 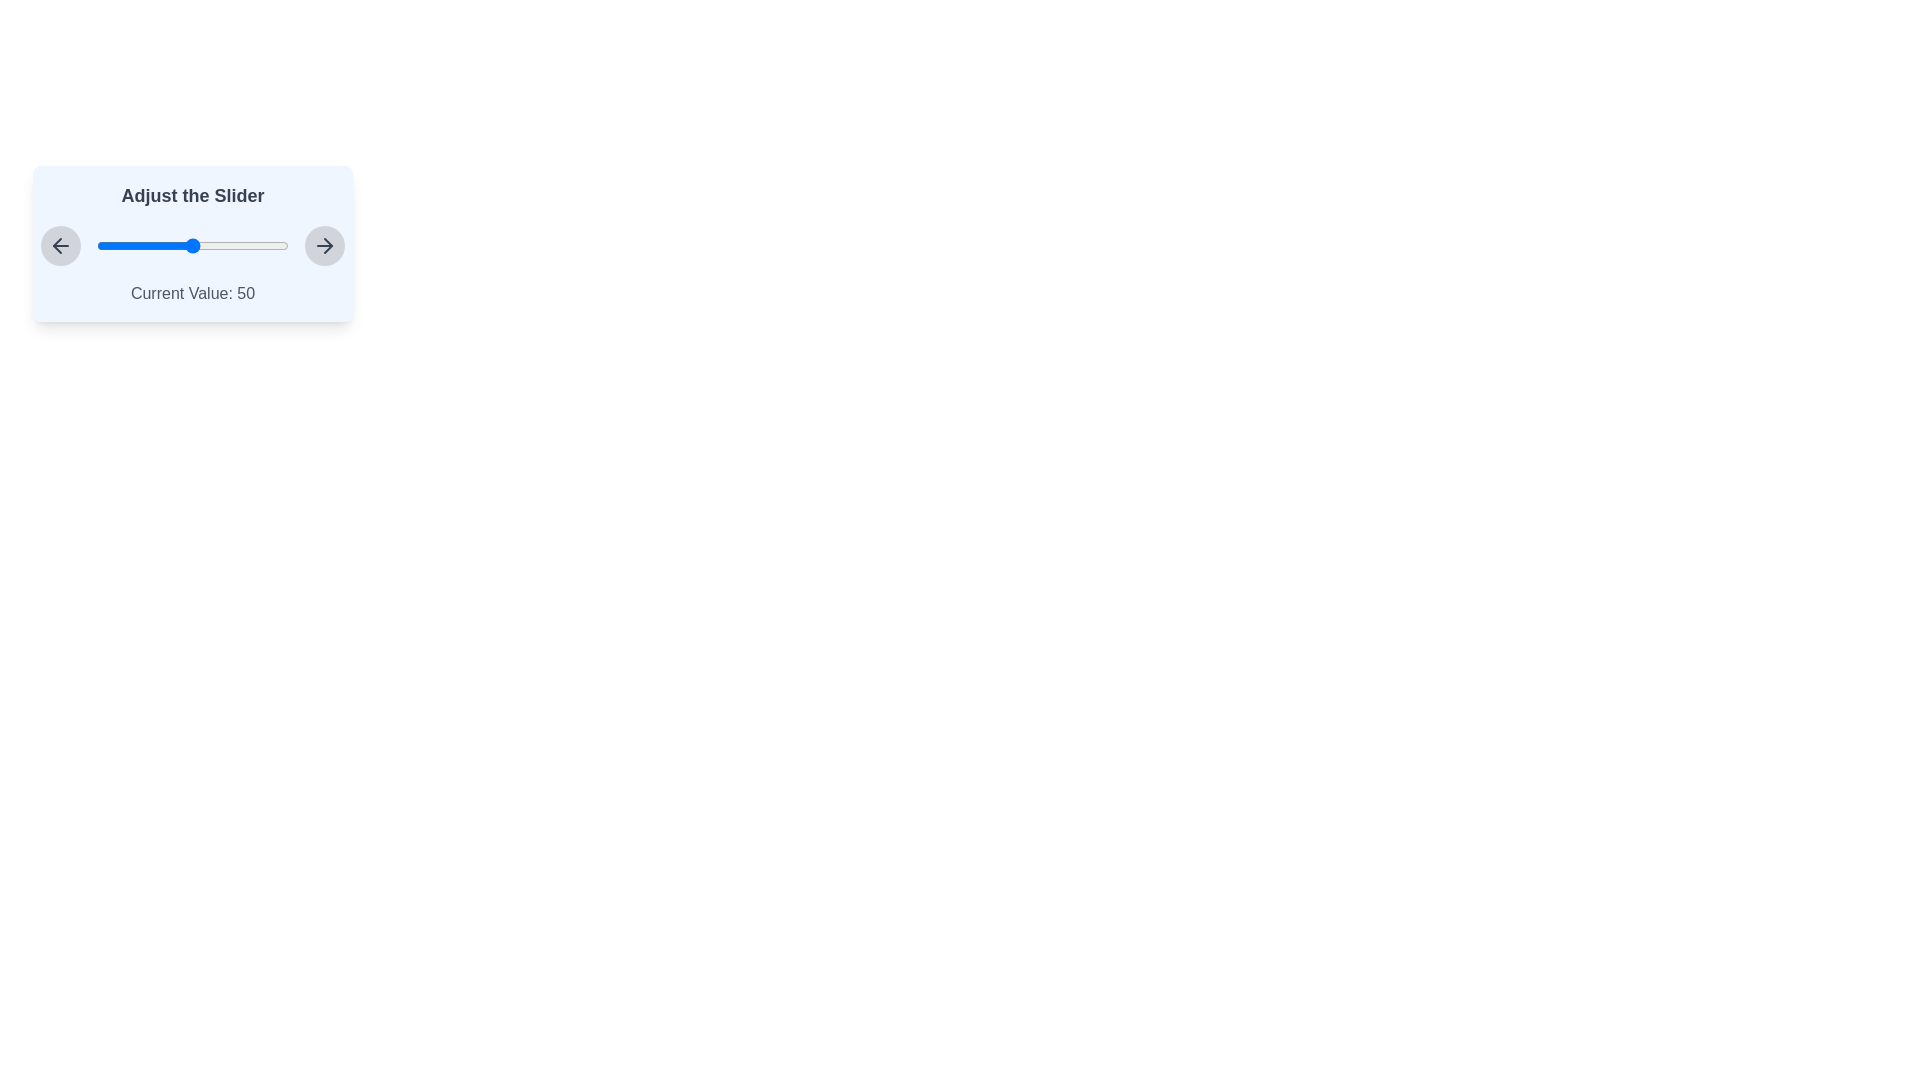 What do you see at coordinates (113, 245) in the screenshot?
I see `the slider` at bounding box center [113, 245].